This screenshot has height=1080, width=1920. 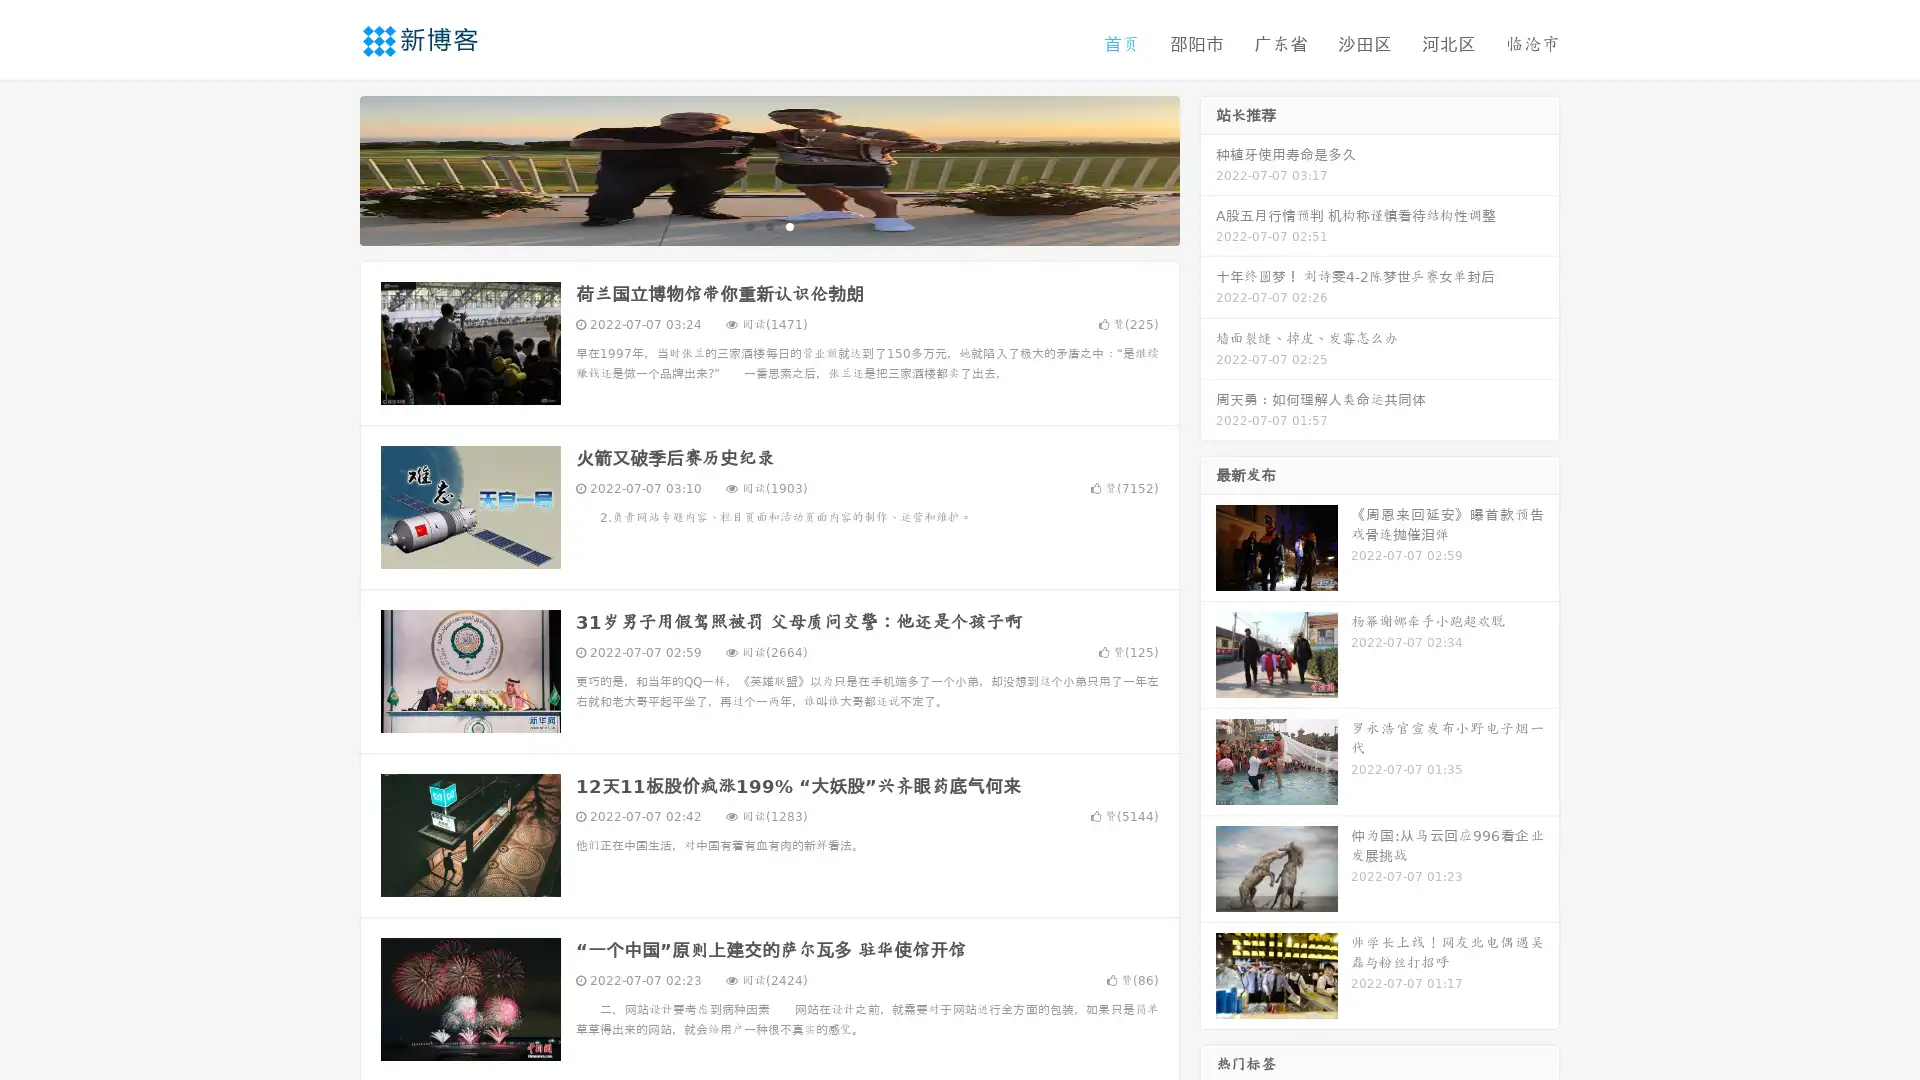 I want to click on Next slide, so click(x=1208, y=168).